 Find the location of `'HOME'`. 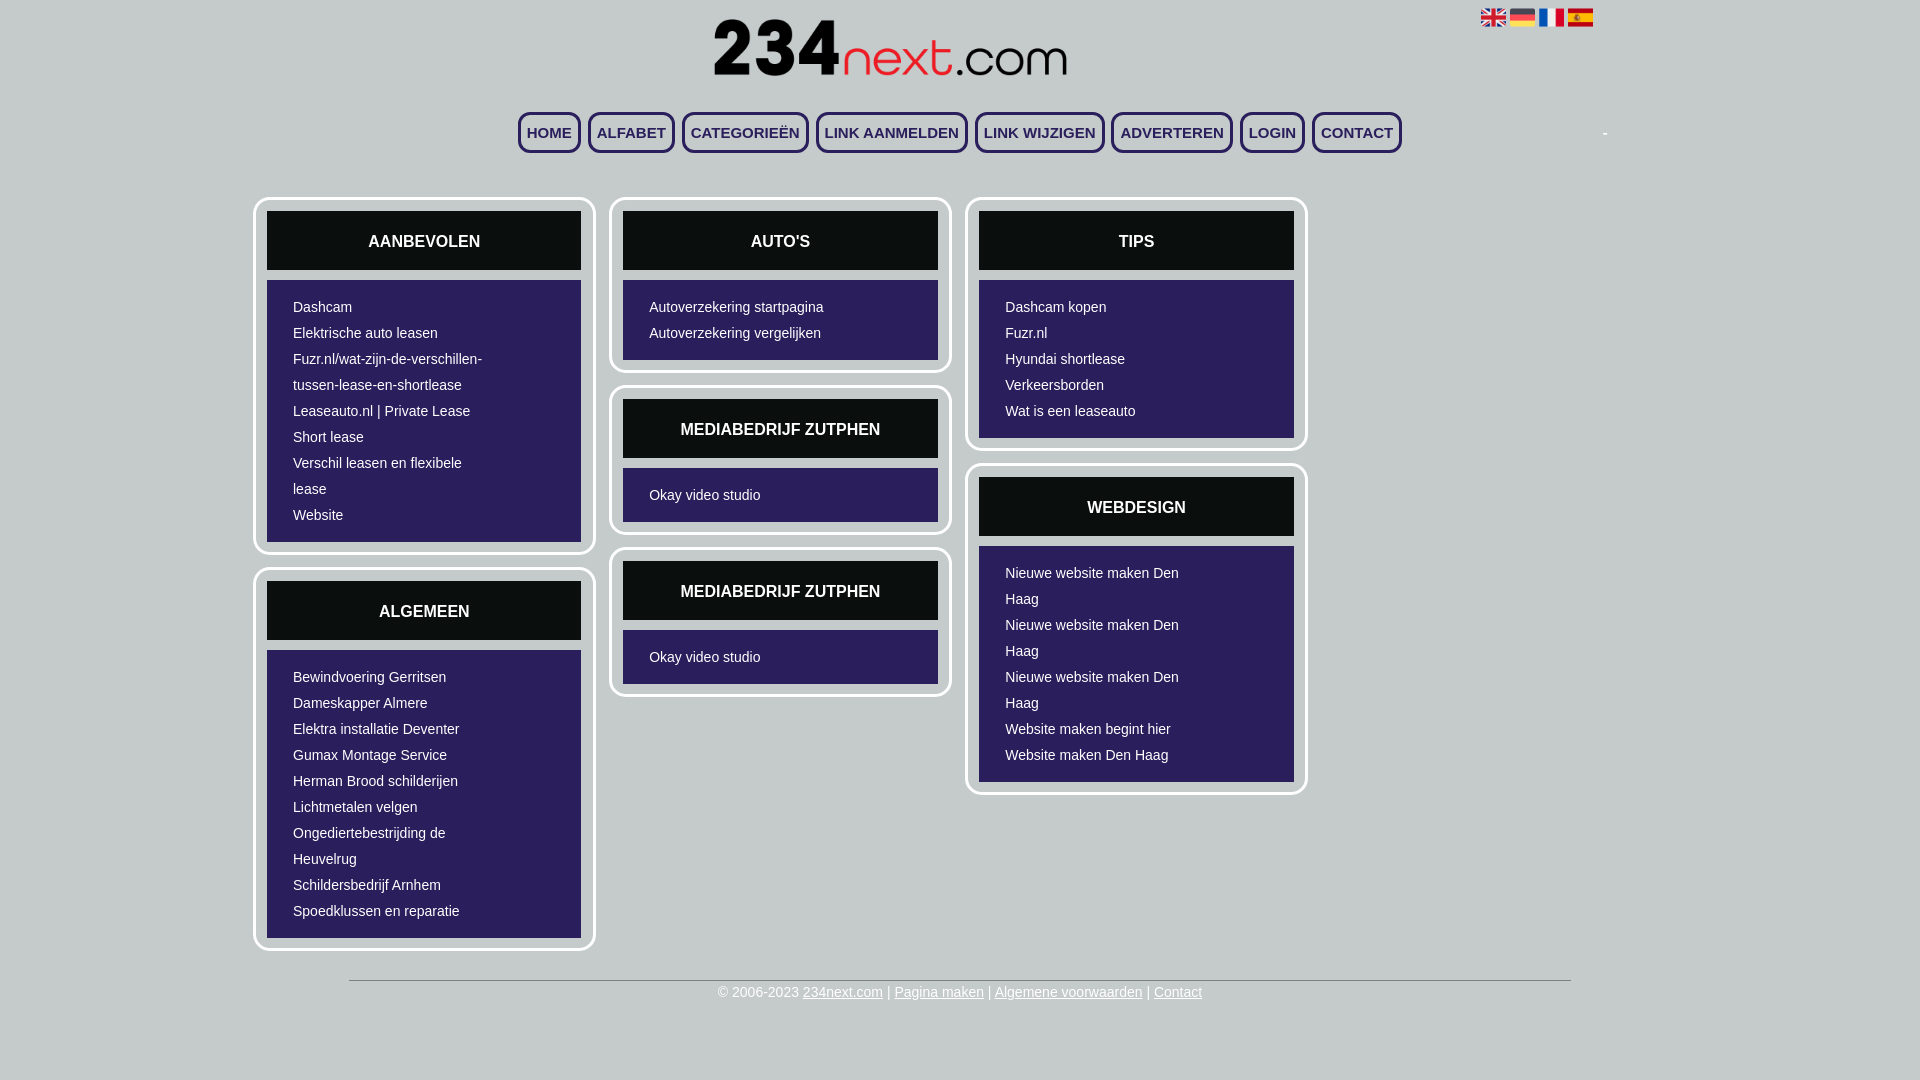

'HOME' is located at coordinates (549, 132).